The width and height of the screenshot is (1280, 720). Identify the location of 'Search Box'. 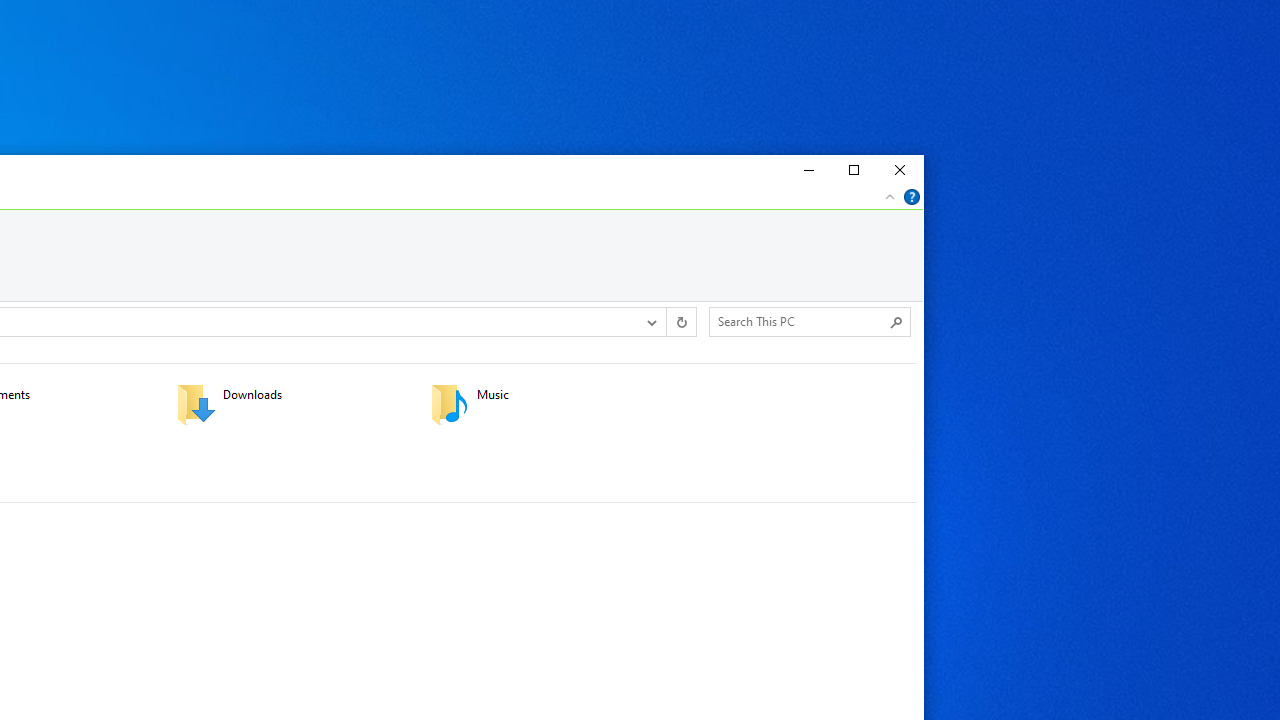
(800, 320).